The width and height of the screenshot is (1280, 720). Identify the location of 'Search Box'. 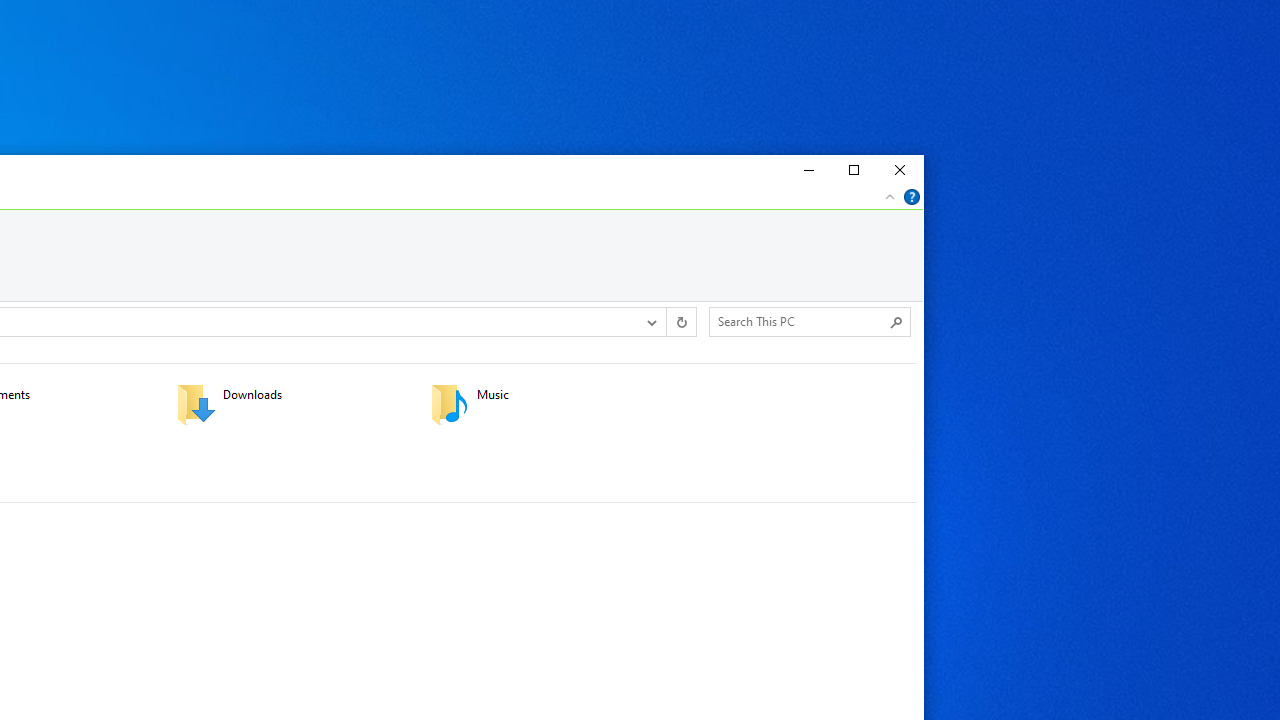
(800, 320).